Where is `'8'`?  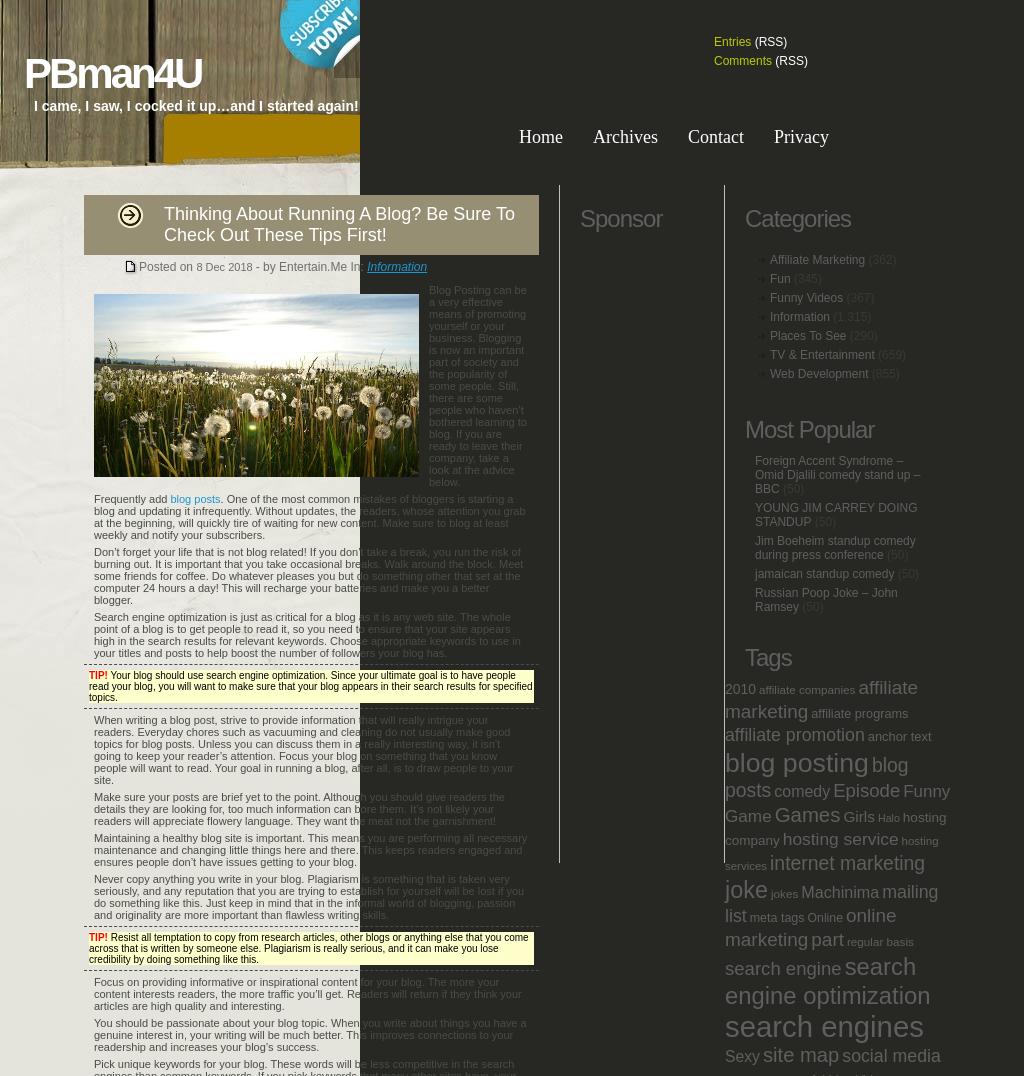
'8' is located at coordinates (195, 266).